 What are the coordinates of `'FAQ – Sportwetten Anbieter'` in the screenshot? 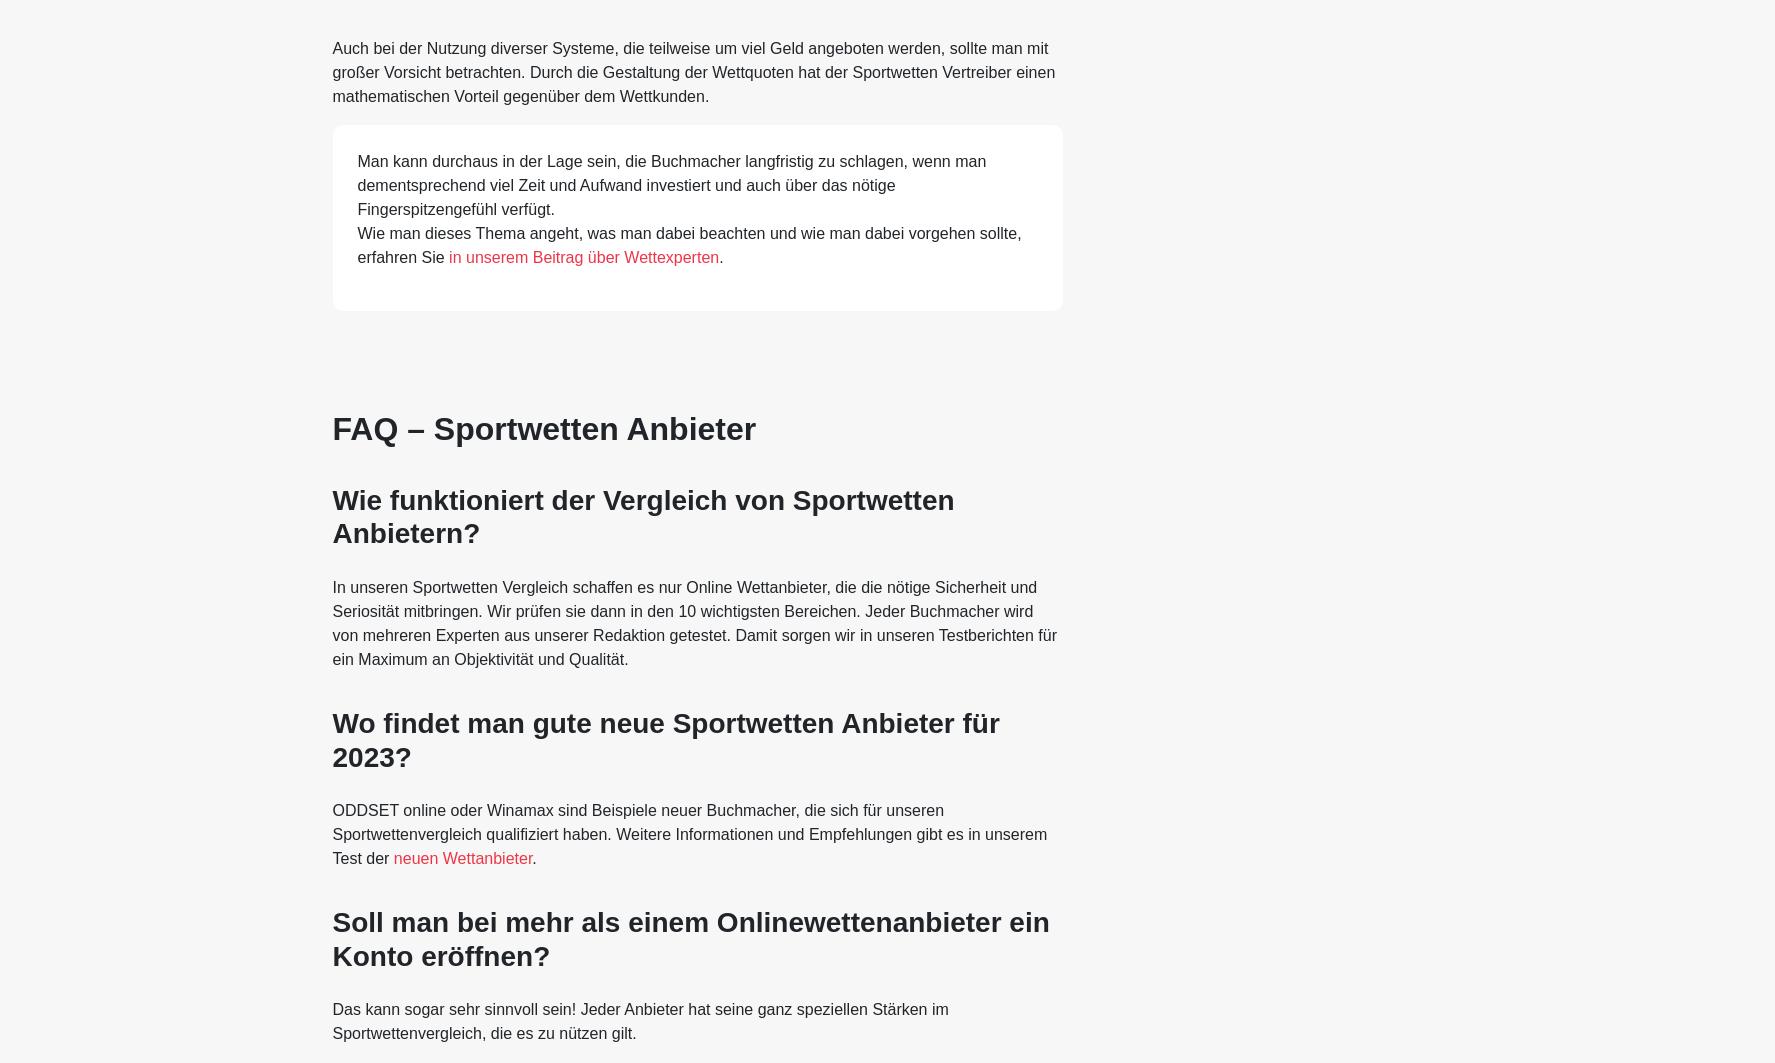 It's located at (543, 429).